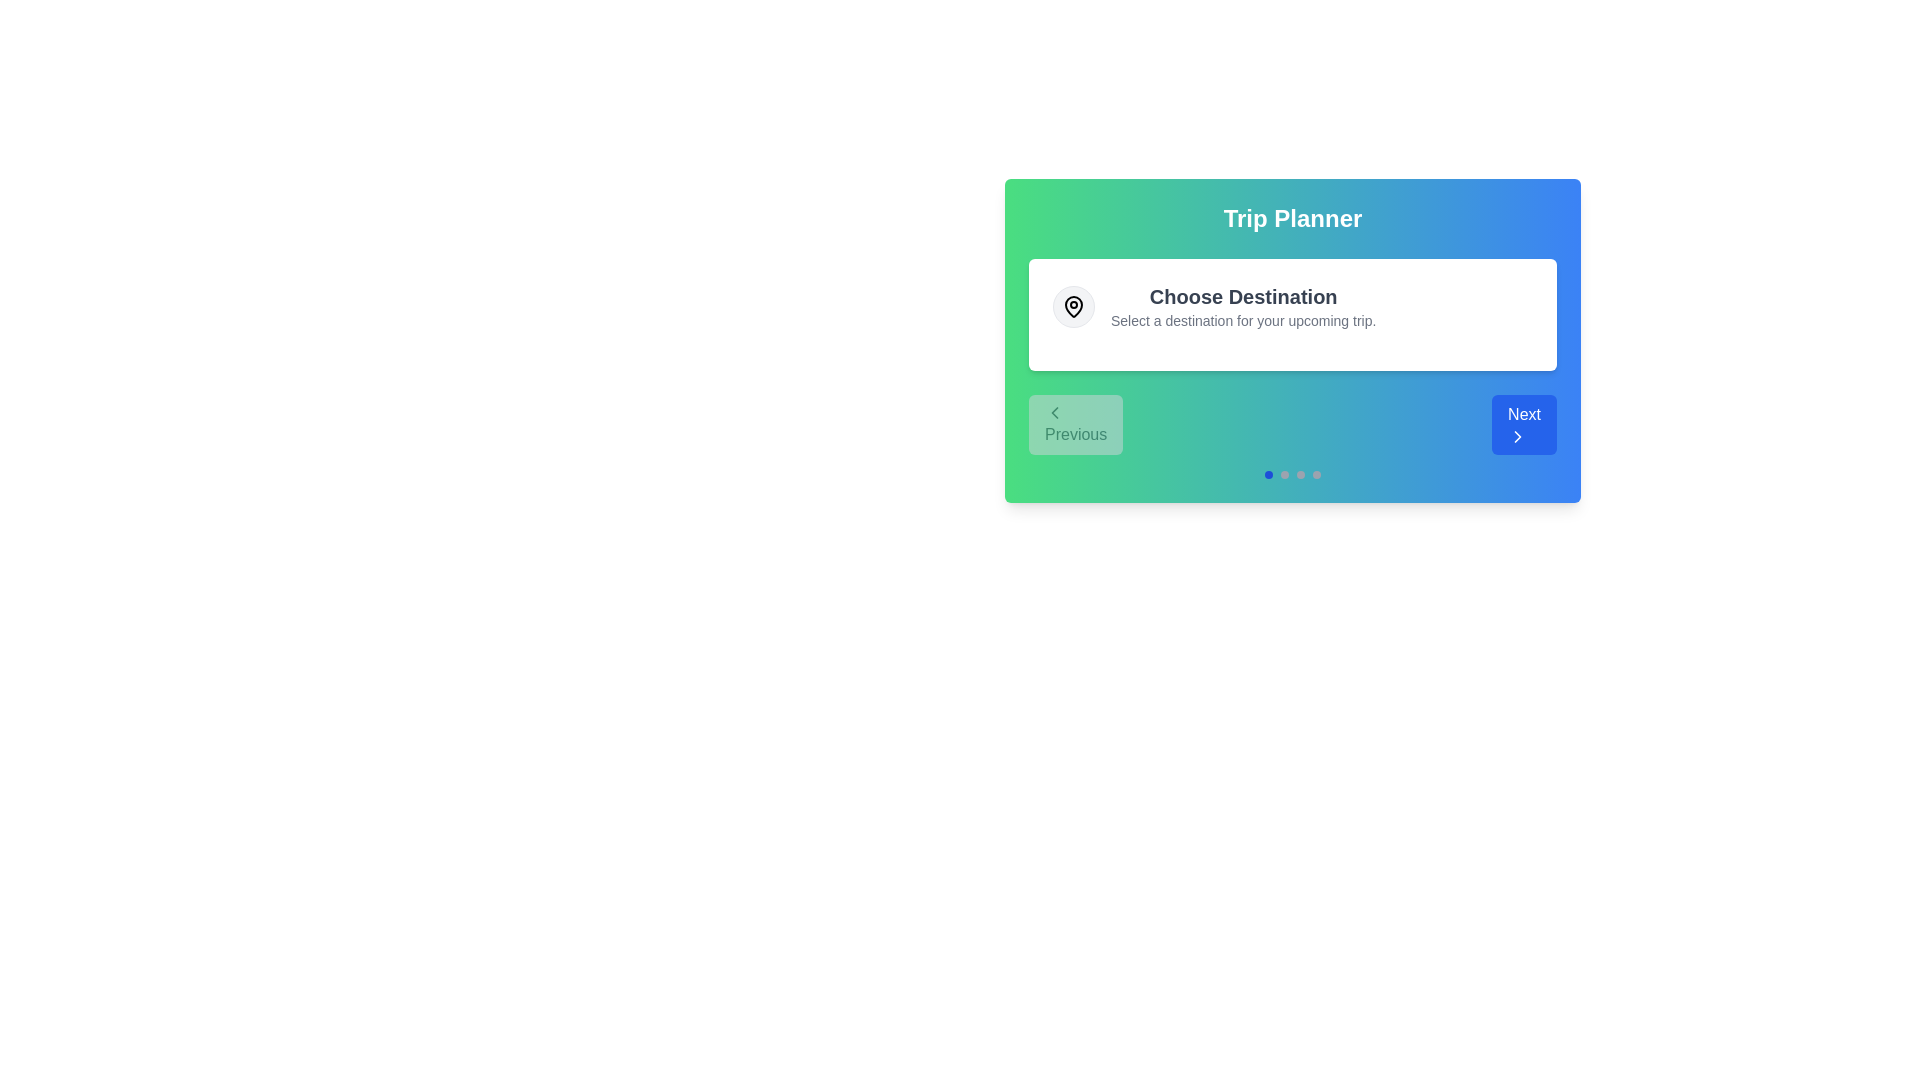 This screenshot has height=1080, width=1920. I want to click on the chevron icon inside the blue 'Next' button at the bottom-right corner of the card, so click(1518, 435).